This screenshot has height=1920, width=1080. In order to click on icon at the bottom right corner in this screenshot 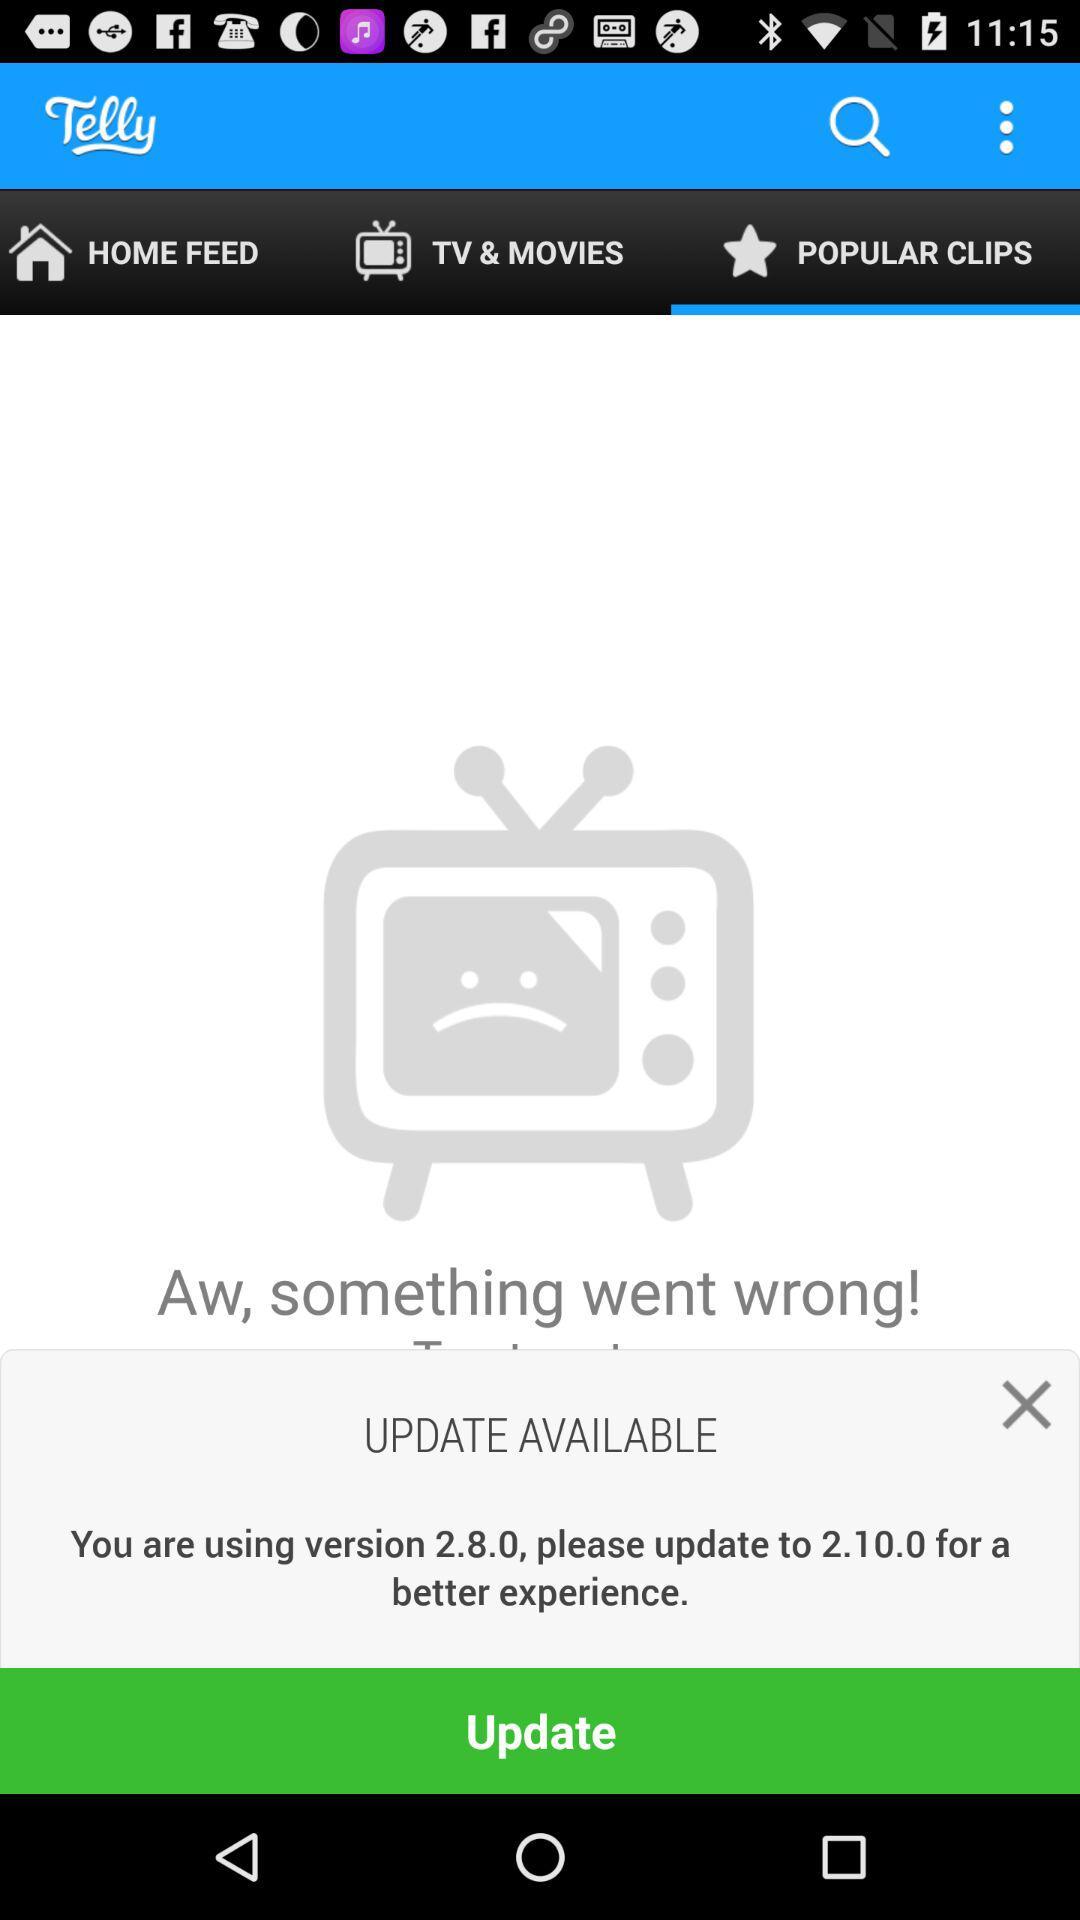, I will do `click(1017, 1411)`.